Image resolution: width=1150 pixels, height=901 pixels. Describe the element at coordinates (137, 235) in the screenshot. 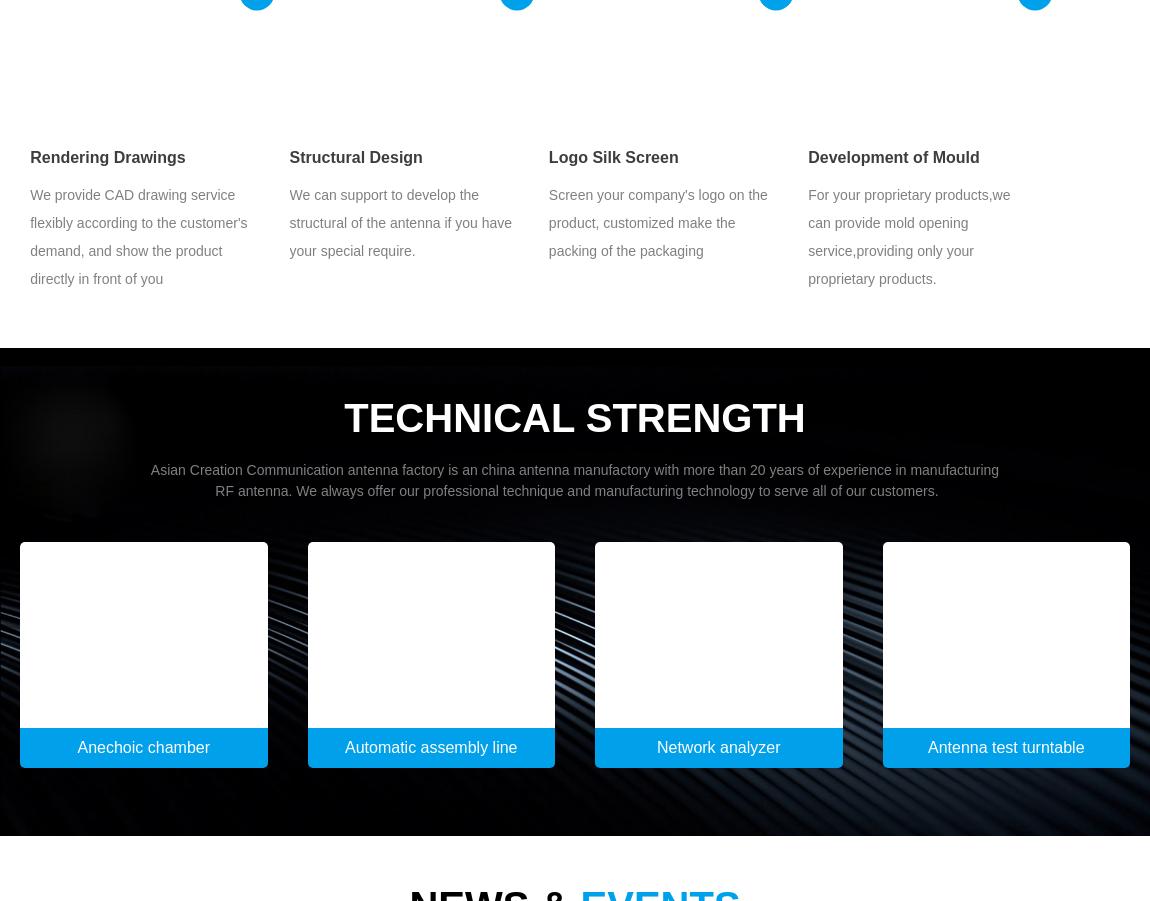

I see `'We provide CAD drawing service flexibly according to the customer's demand, and show the product directly in front of you'` at that location.